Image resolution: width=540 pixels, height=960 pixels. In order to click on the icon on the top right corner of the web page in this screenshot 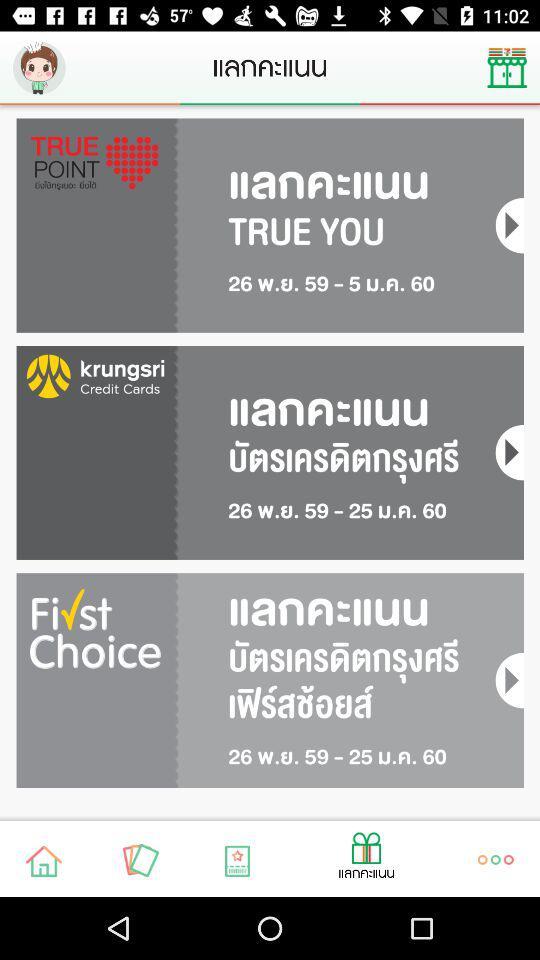, I will do `click(507, 67)`.